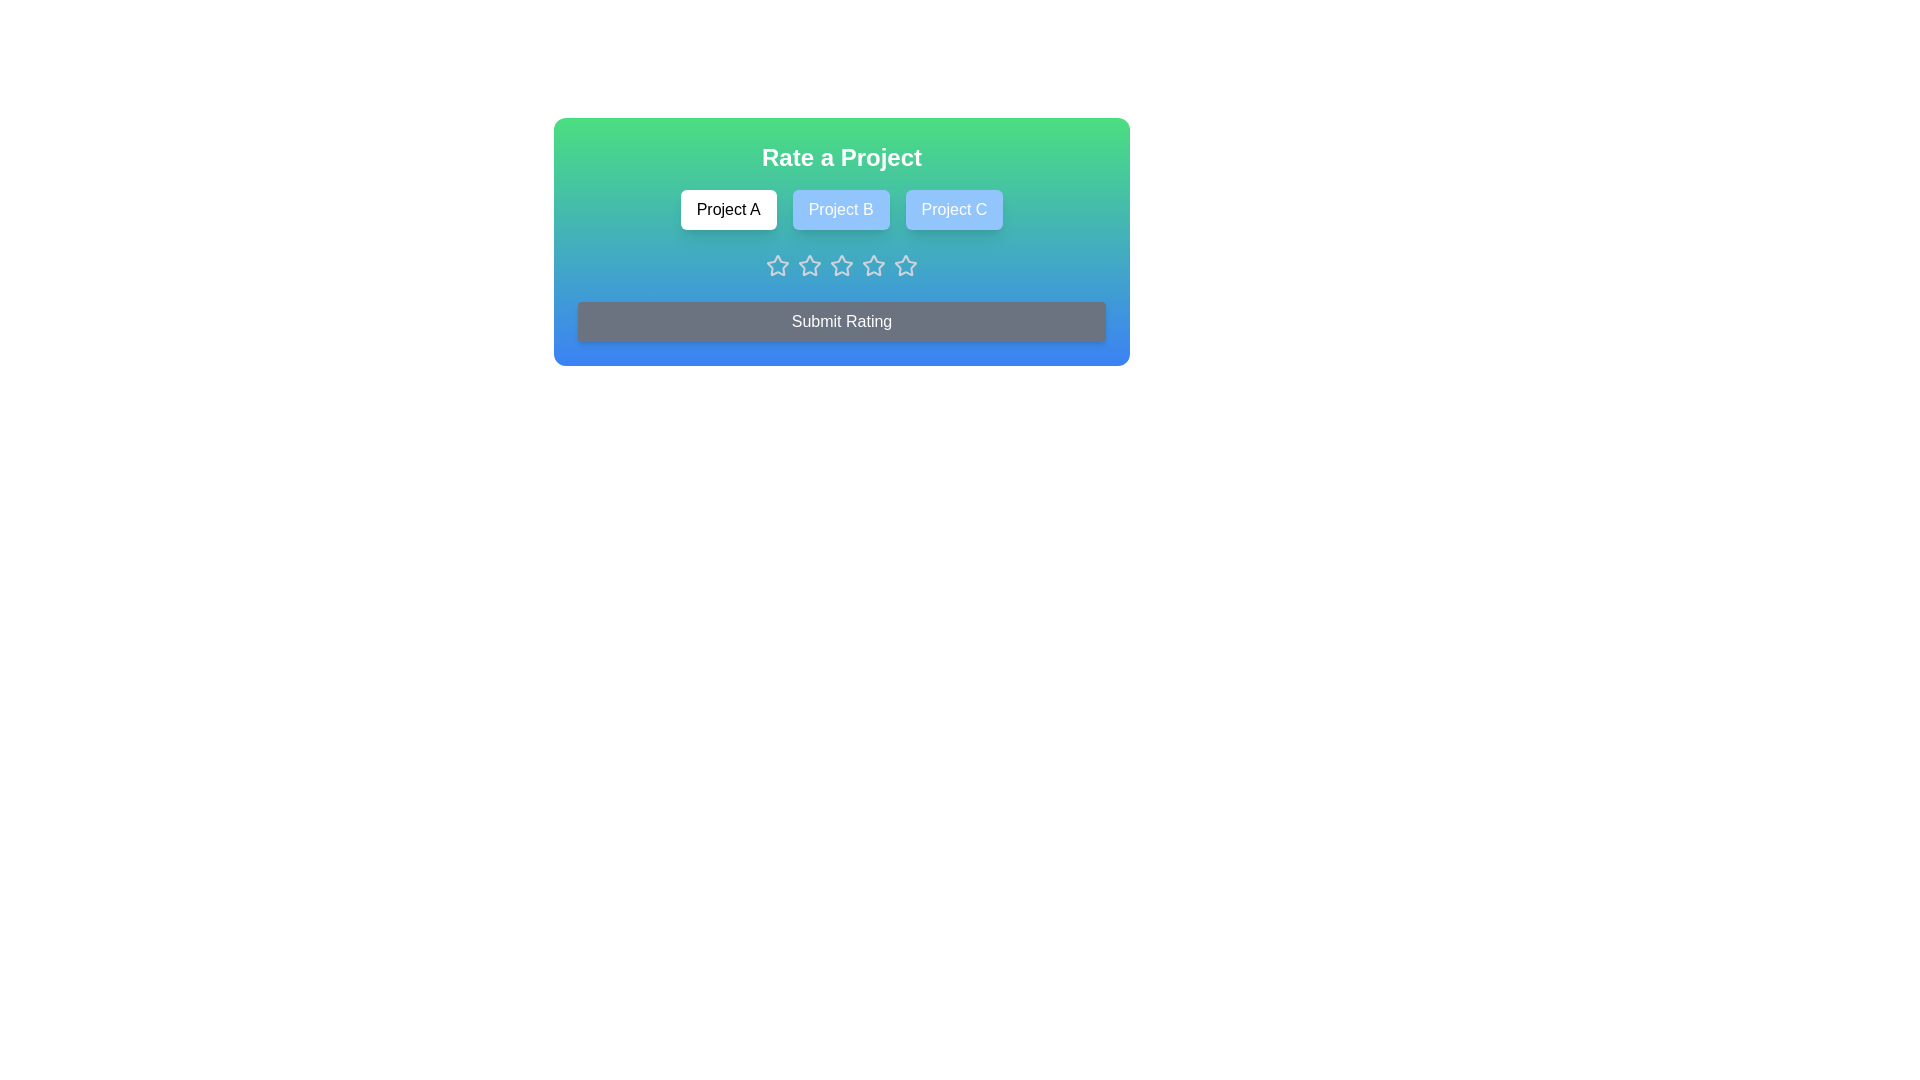 This screenshot has width=1920, height=1080. What do you see at coordinates (905, 265) in the screenshot?
I see `the star corresponding to 5 to set the project rating` at bounding box center [905, 265].